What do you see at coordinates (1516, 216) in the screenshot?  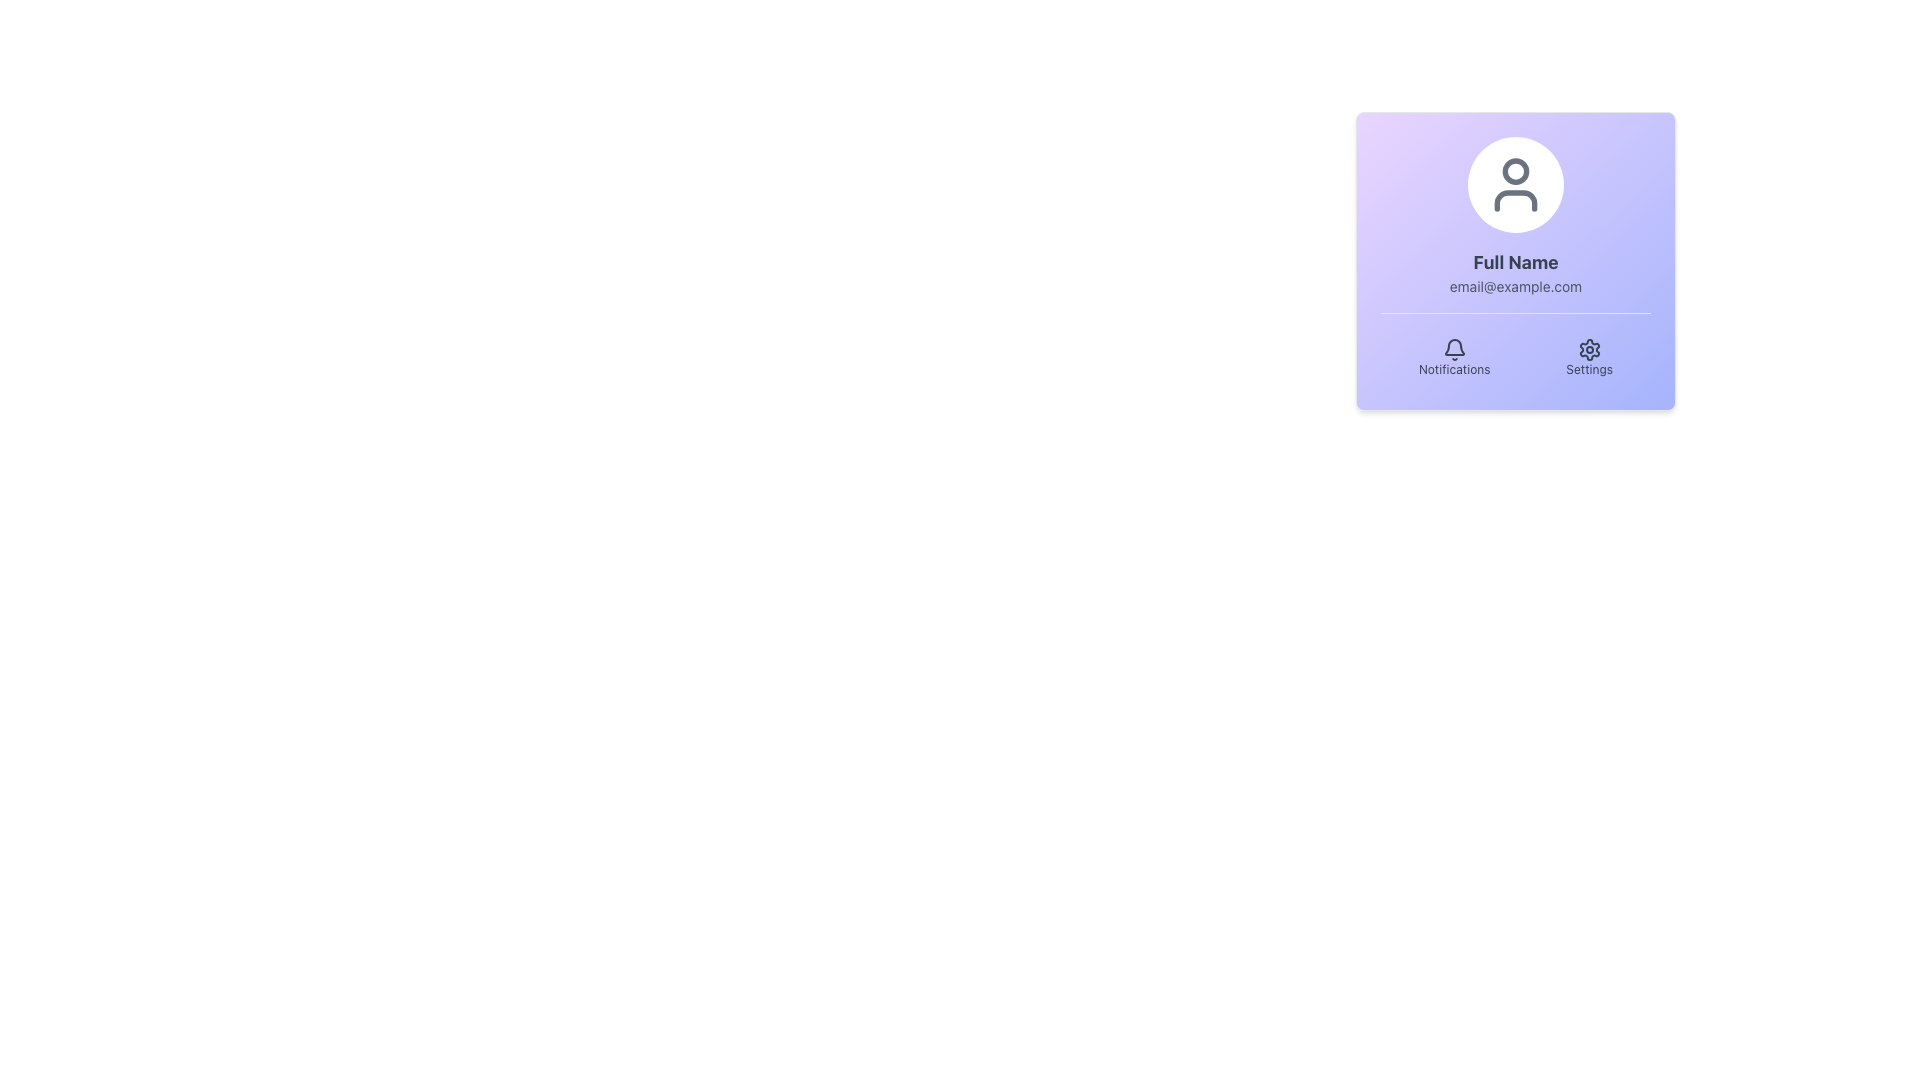 I see `the Profile Card element displaying the user's profile name and email address, located in the top-center area of the card component with a gradient purple background` at bounding box center [1516, 216].